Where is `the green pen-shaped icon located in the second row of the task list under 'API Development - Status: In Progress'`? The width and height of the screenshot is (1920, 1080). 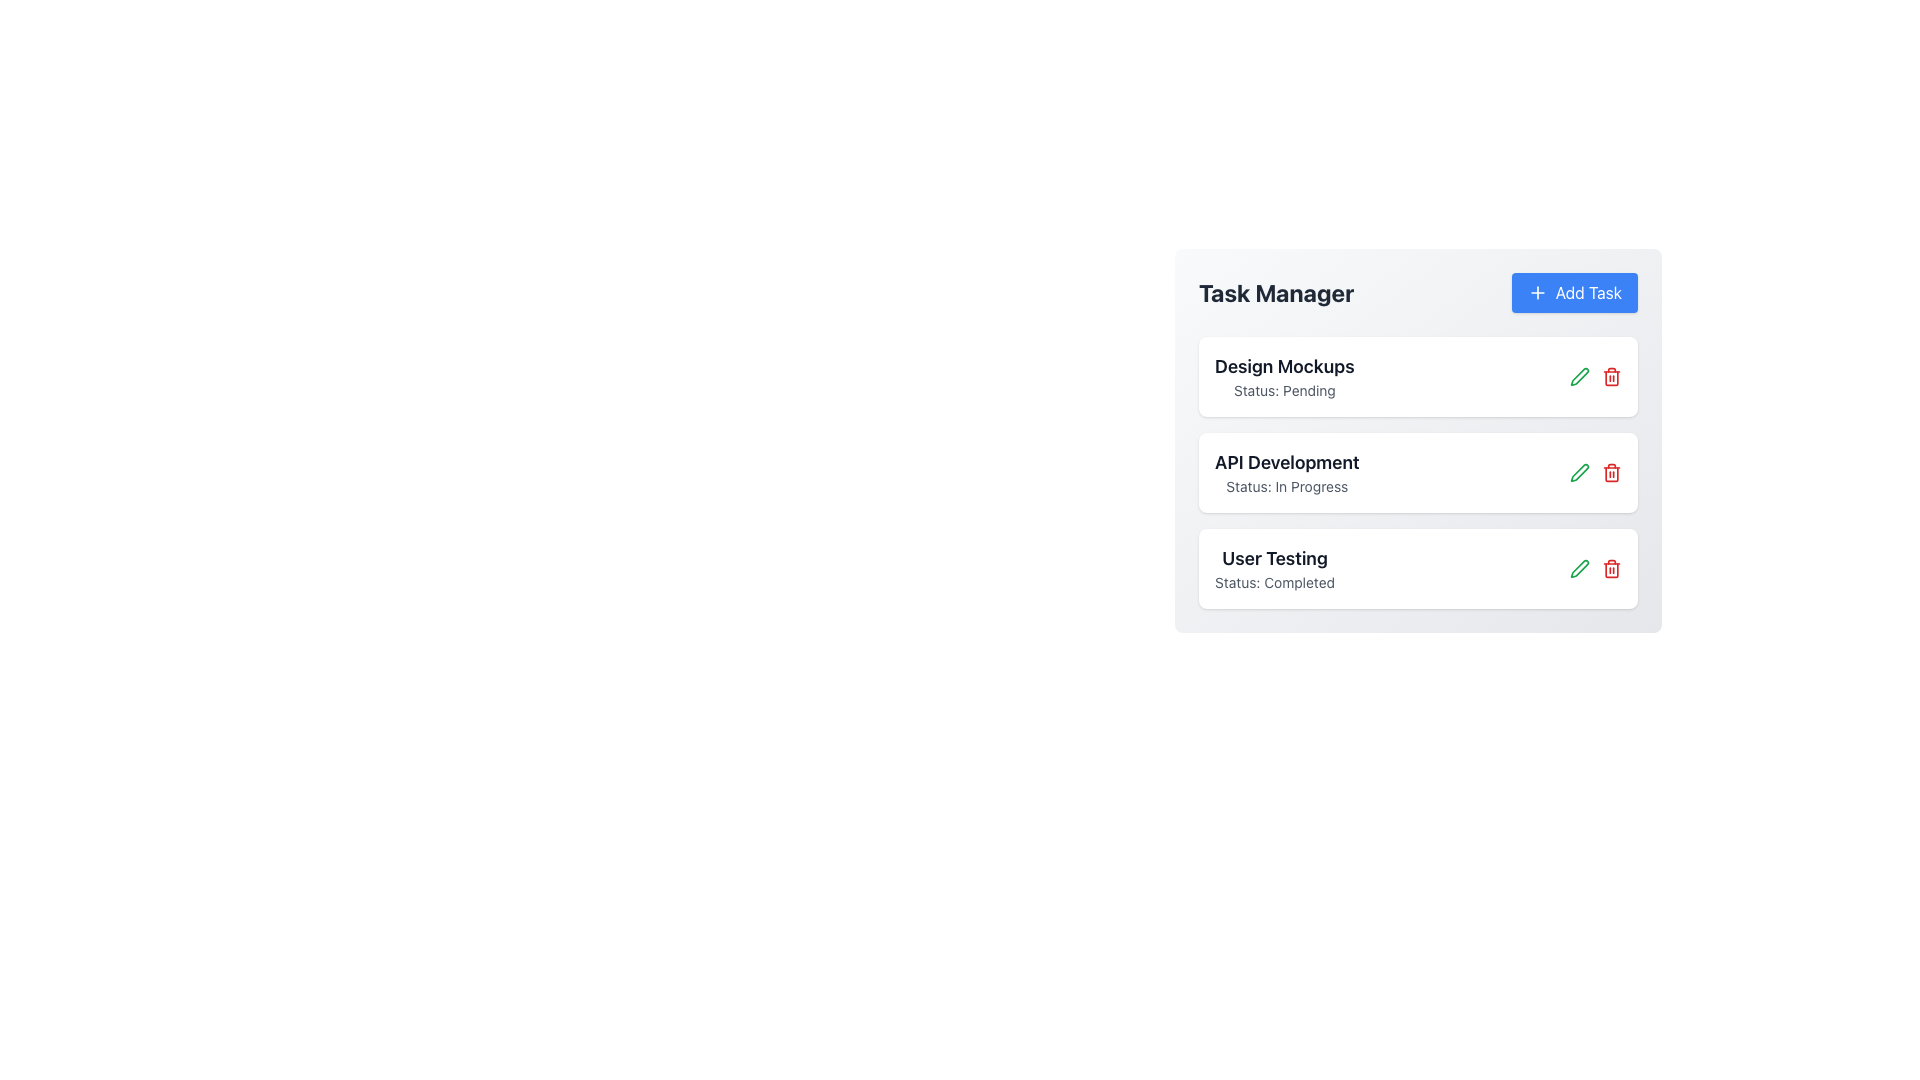 the green pen-shaped icon located in the second row of the task list under 'API Development - Status: In Progress' is located at coordinates (1578, 473).